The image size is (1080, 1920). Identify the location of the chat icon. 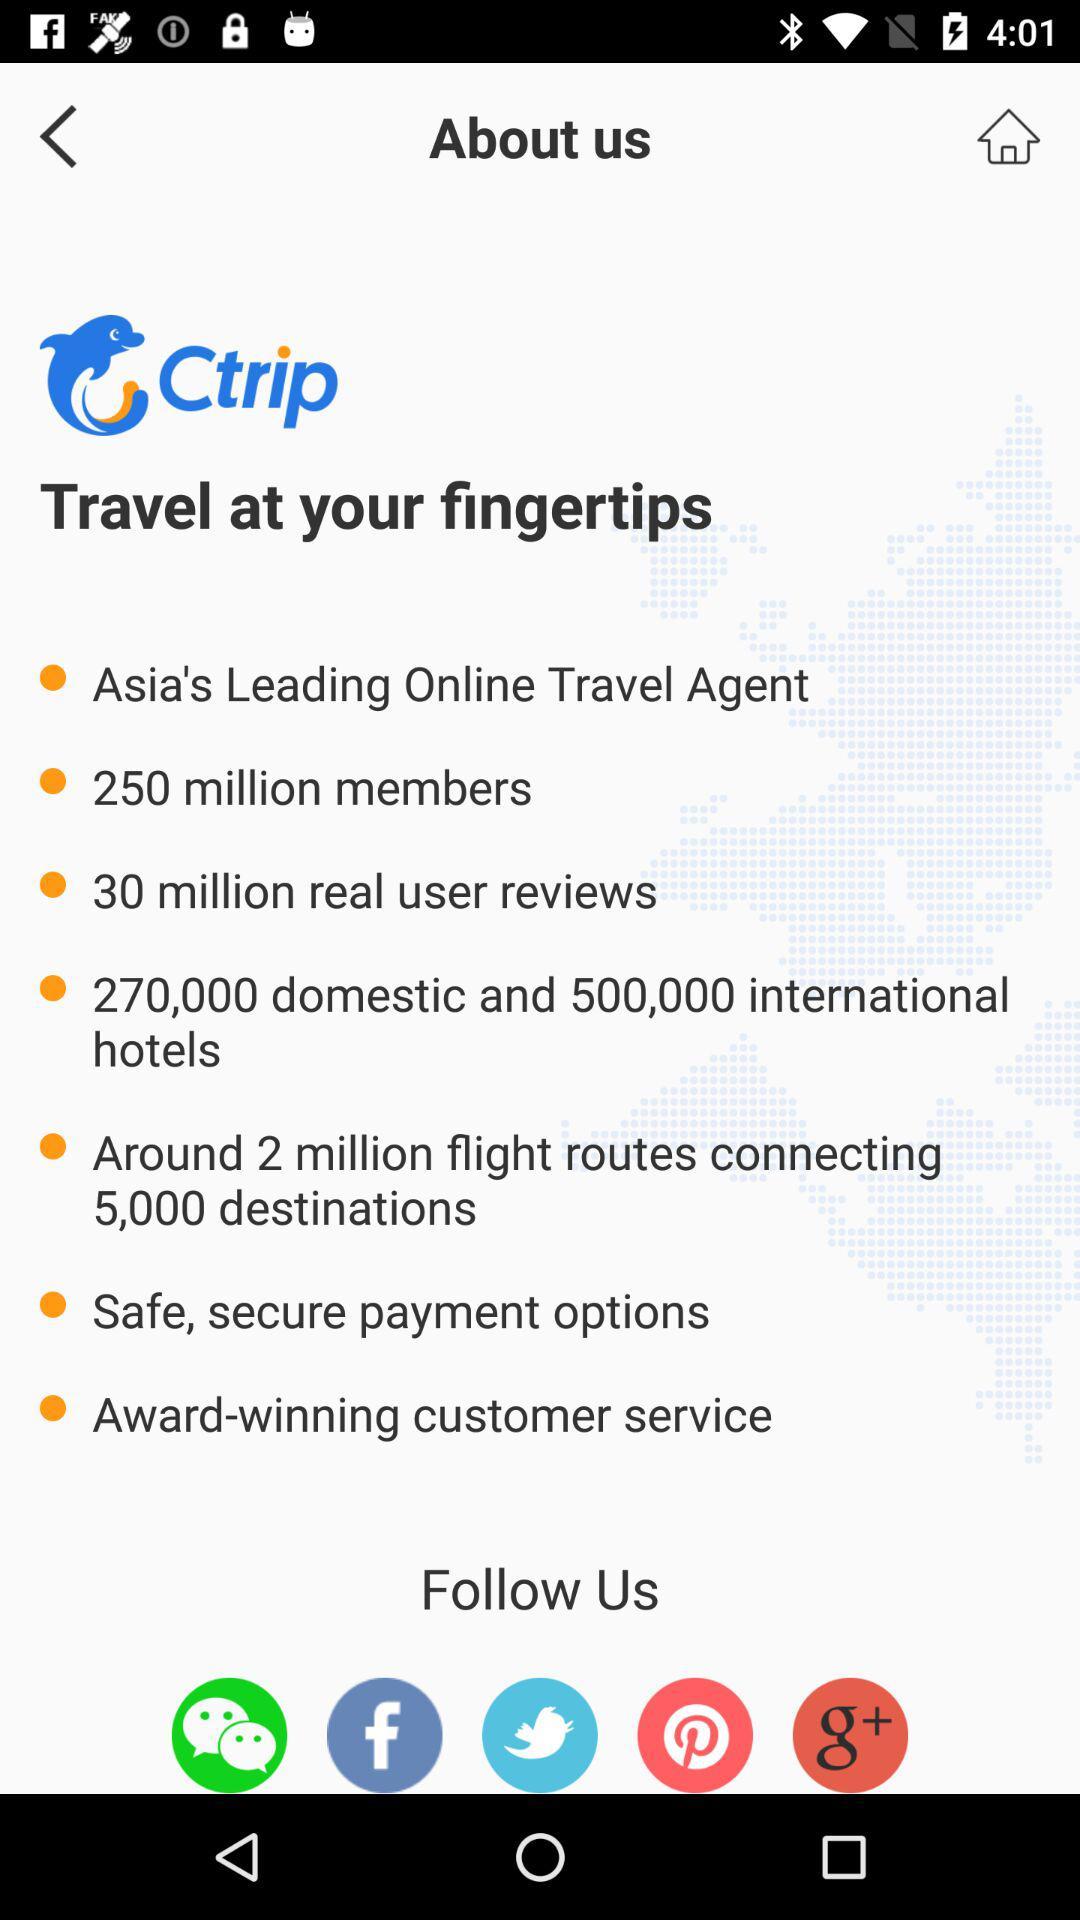
(228, 1734).